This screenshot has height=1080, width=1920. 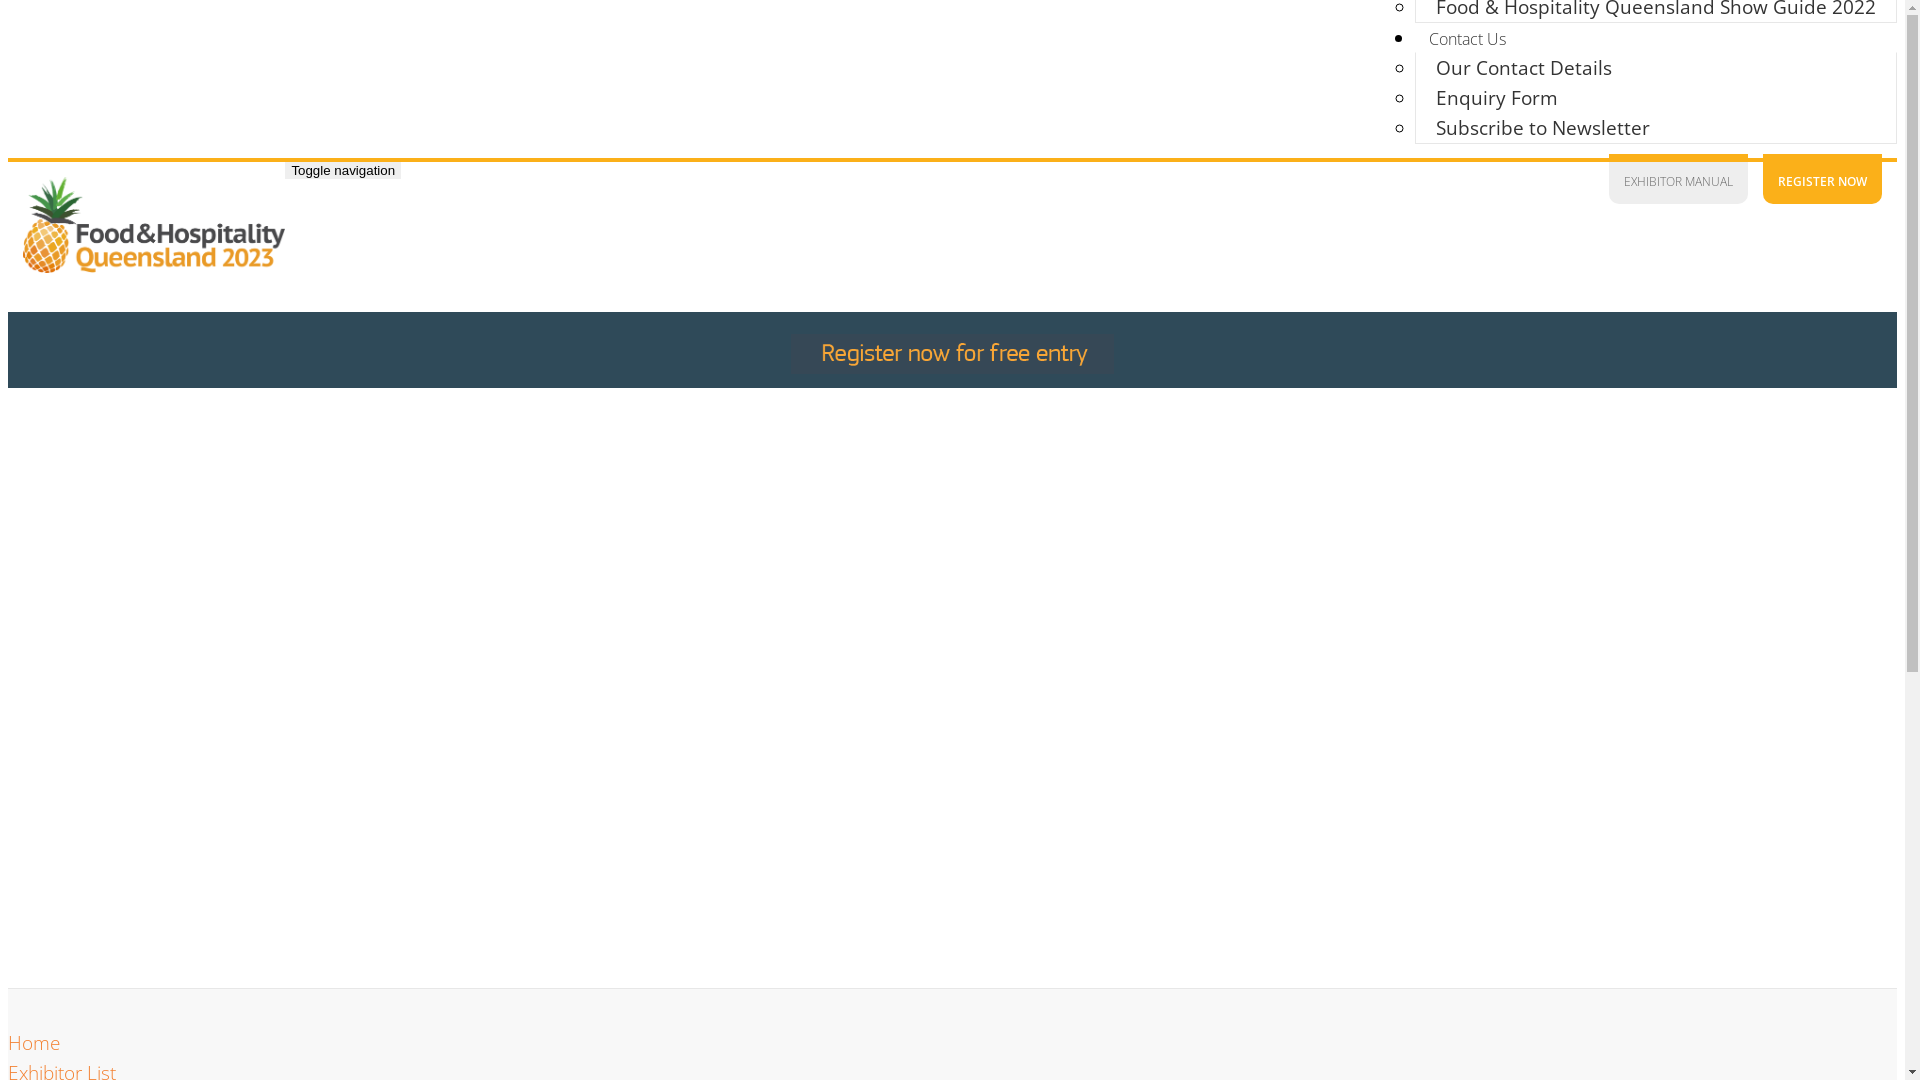 What do you see at coordinates (1415, 127) in the screenshot?
I see `'Subscribe to Newsletter'` at bounding box center [1415, 127].